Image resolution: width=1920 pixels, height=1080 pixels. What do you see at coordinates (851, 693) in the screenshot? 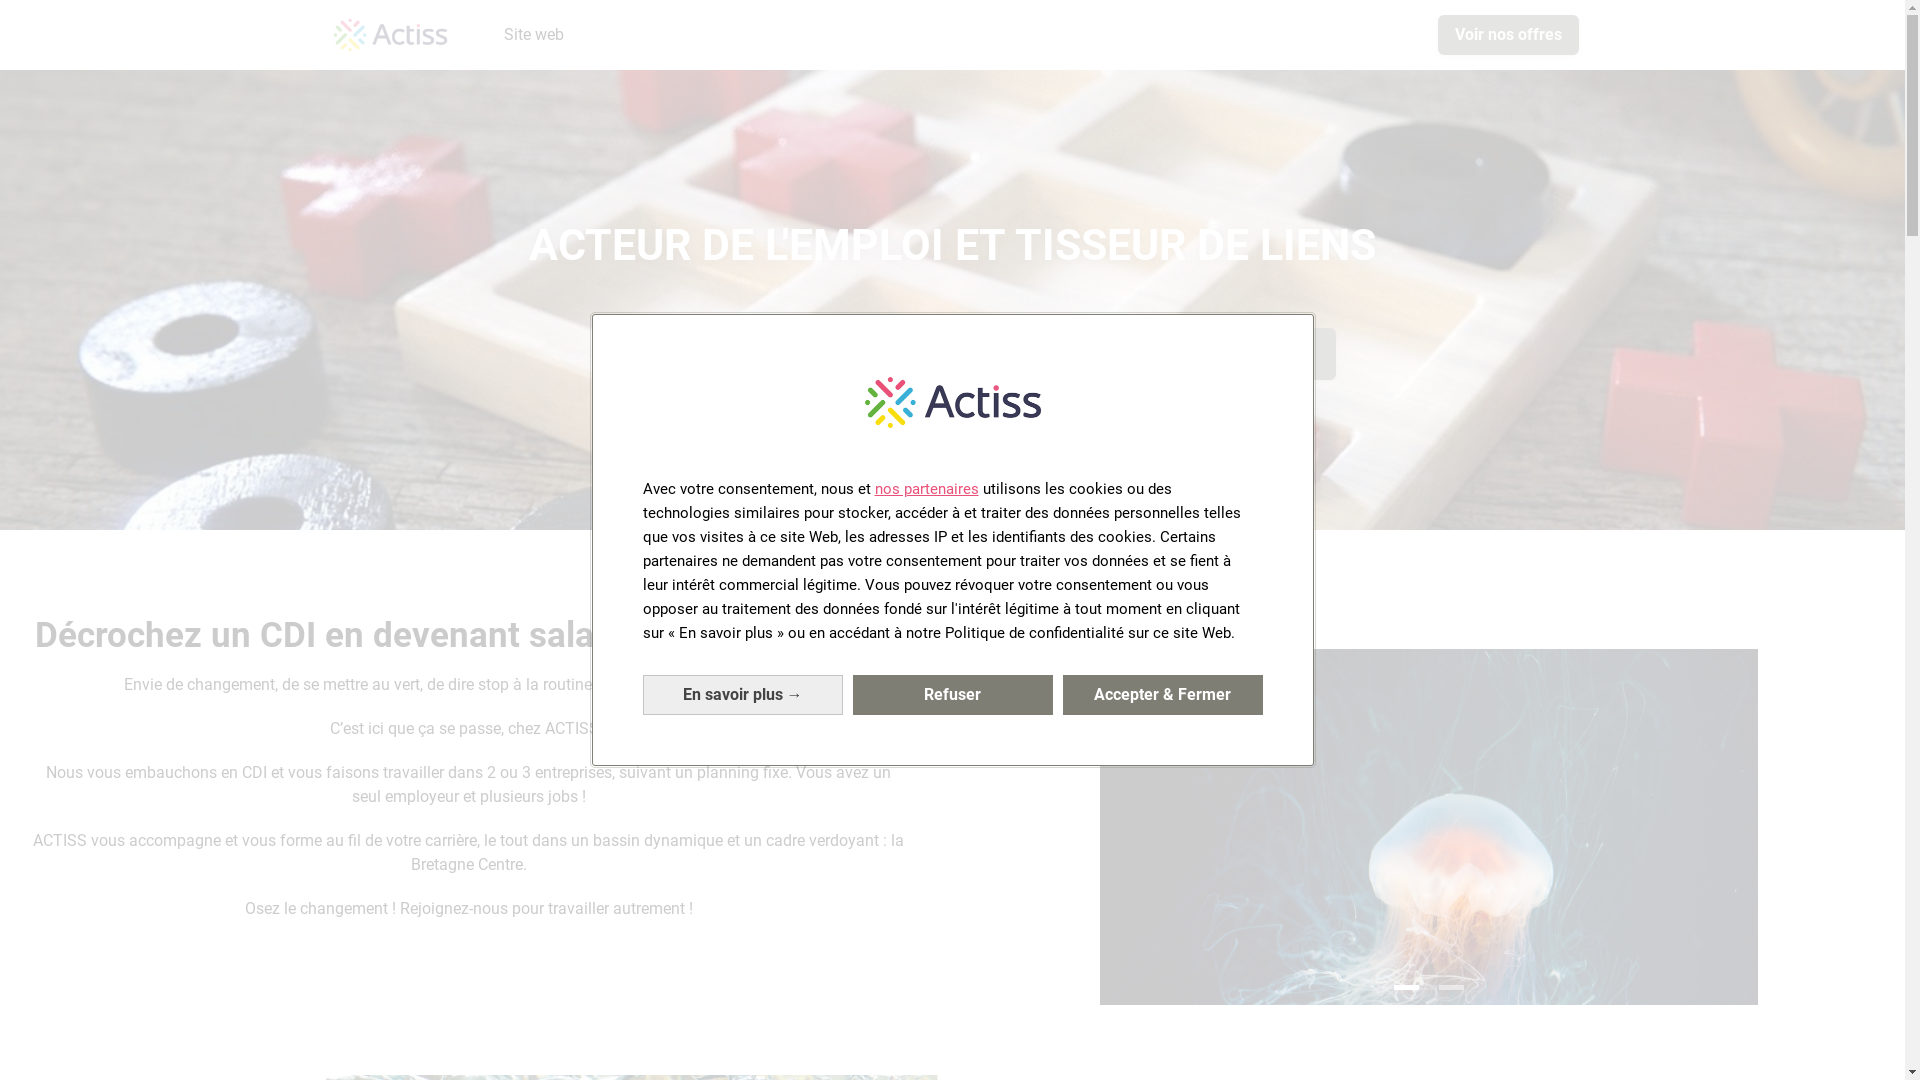
I see `'Refuser'` at bounding box center [851, 693].